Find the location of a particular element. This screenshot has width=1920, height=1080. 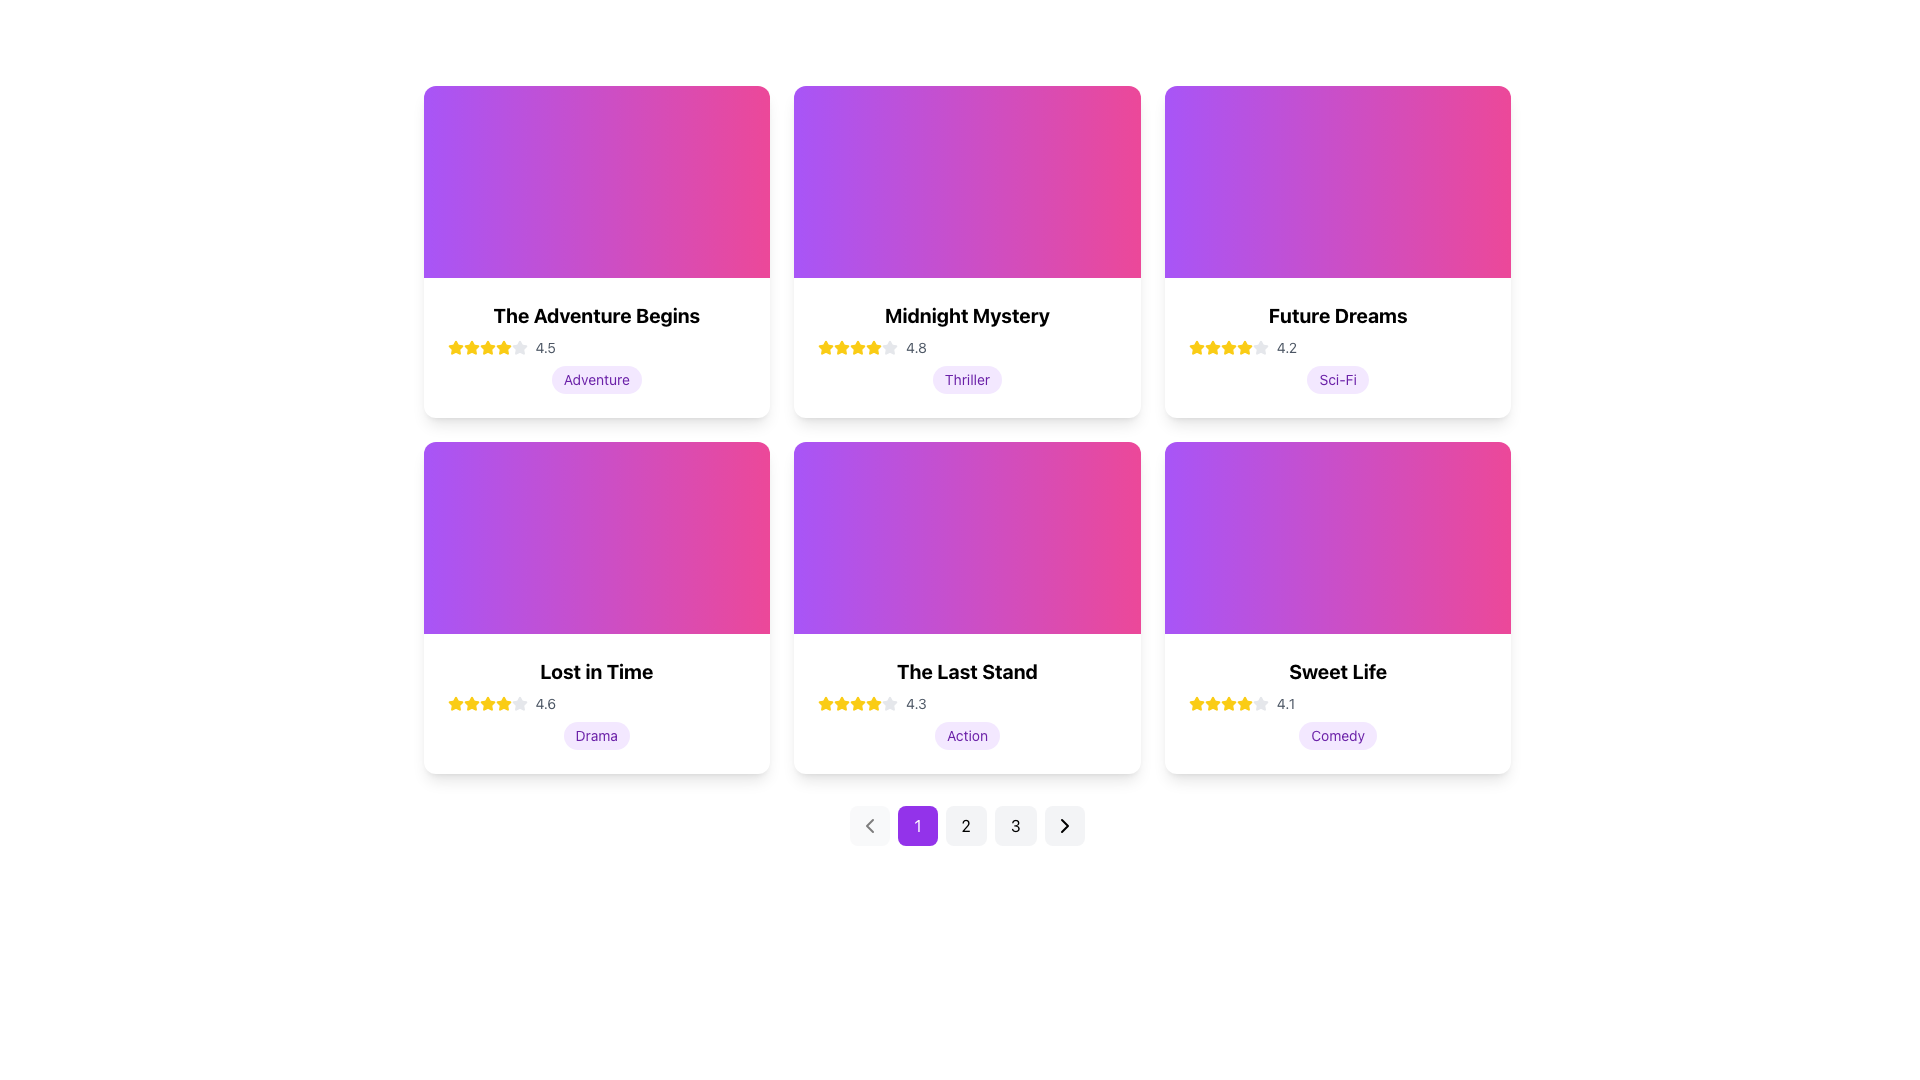

the pagination button displaying the number '2' is located at coordinates (966, 825).